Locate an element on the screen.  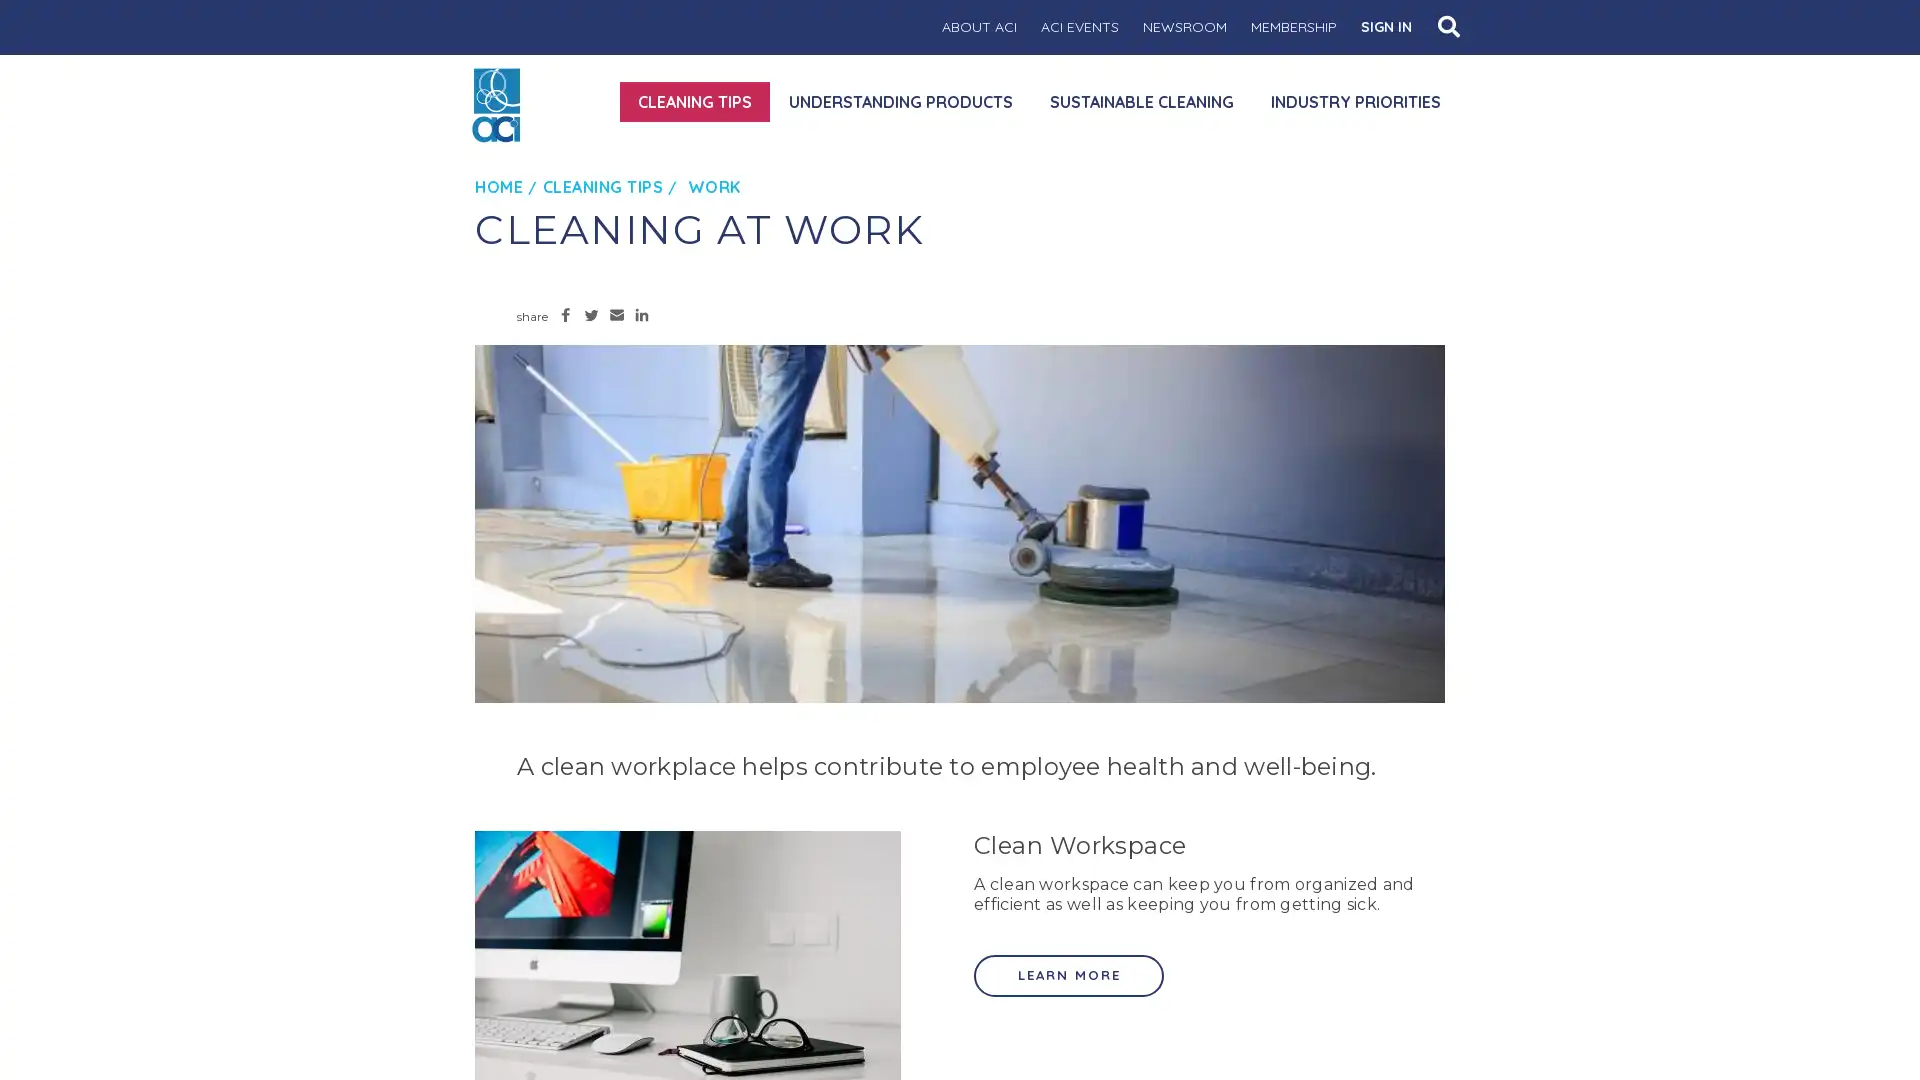
Share to Twitter is located at coordinates (588, 315).